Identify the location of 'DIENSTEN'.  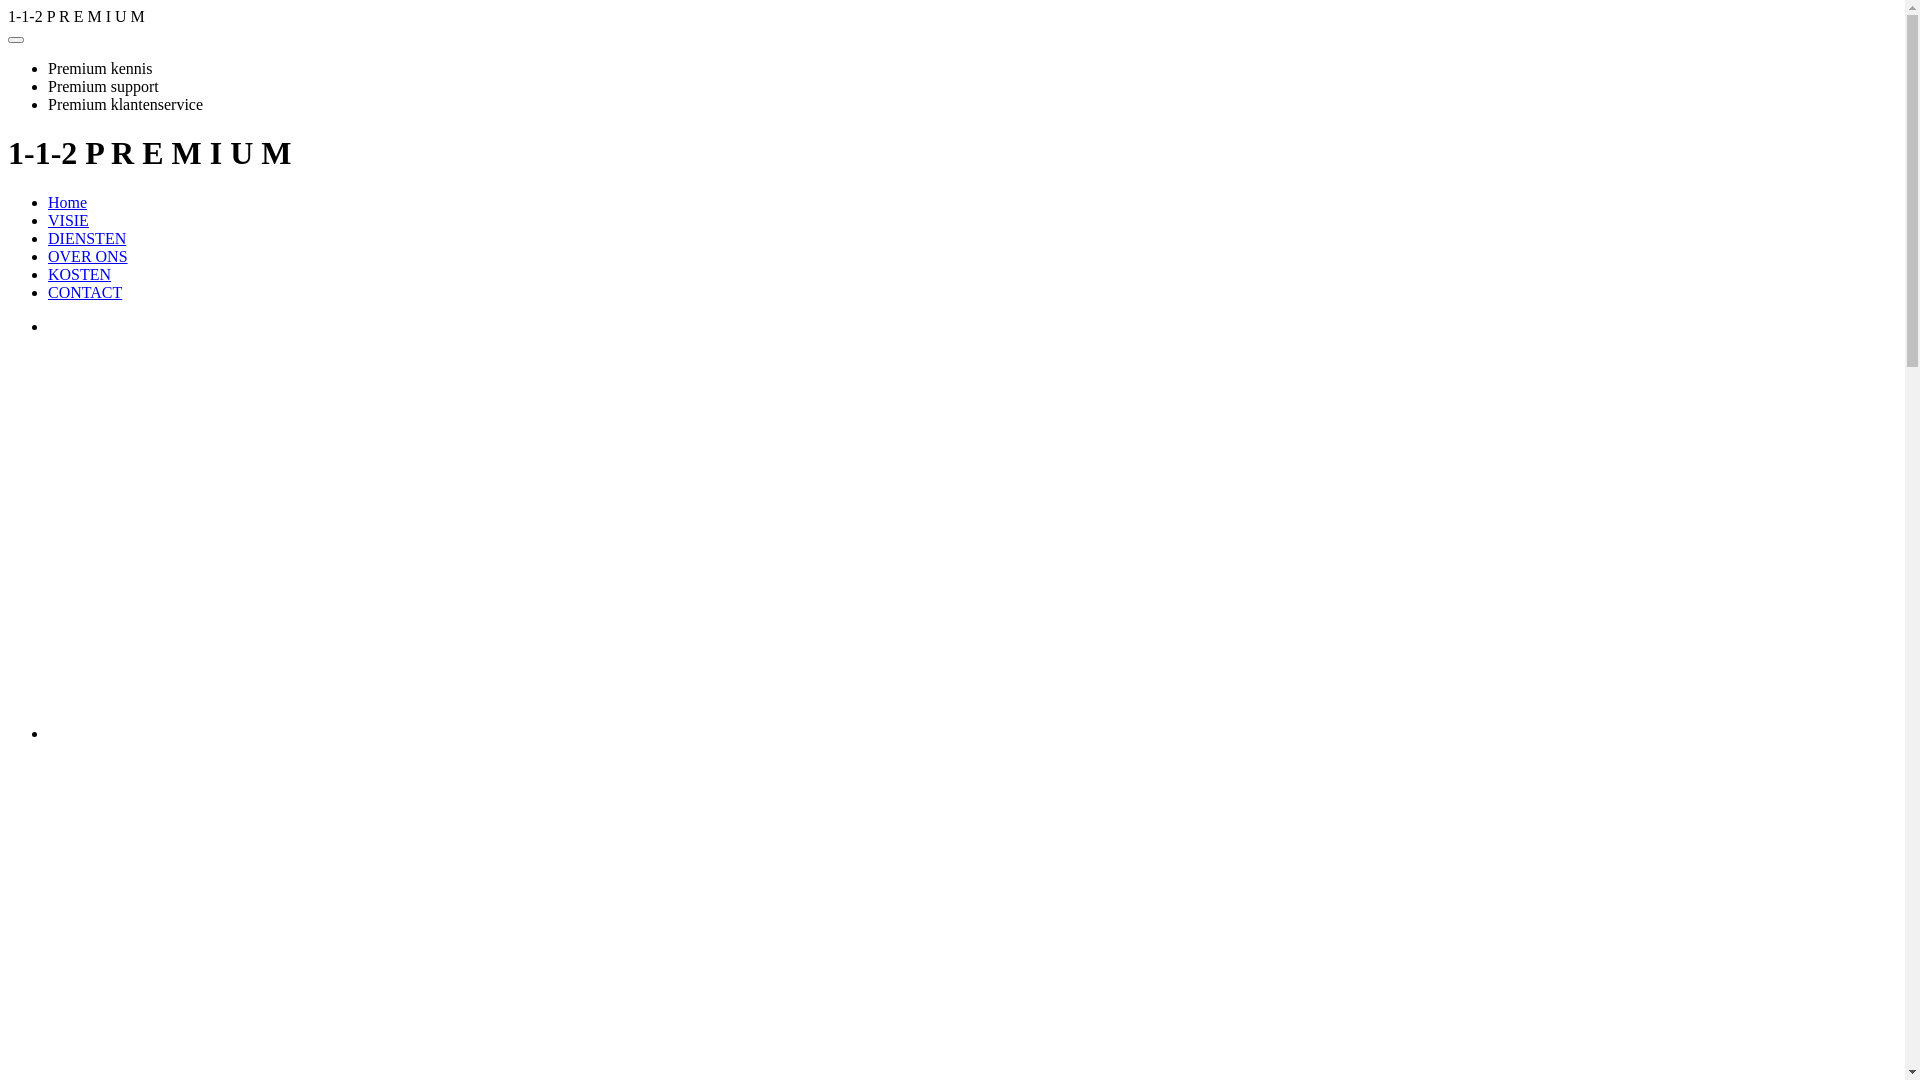
(85, 237).